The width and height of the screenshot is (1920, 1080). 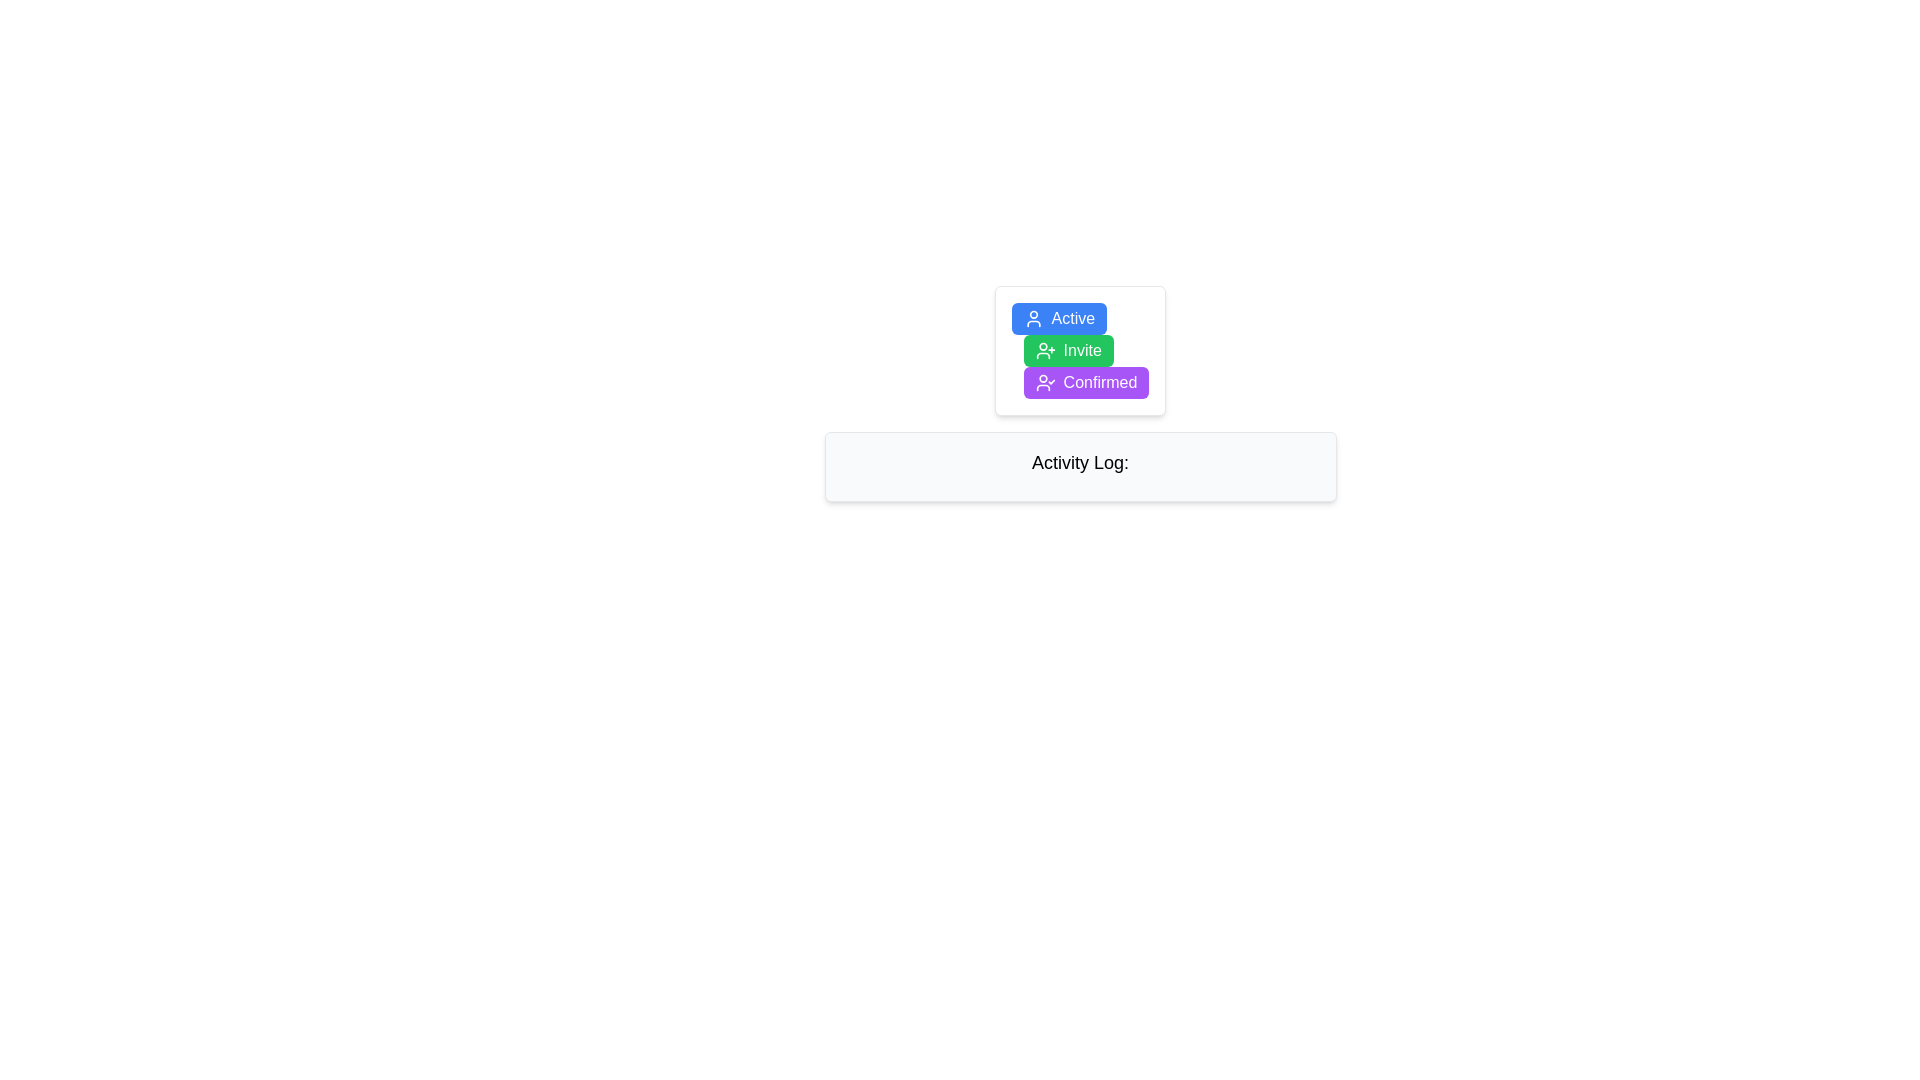 I want to click on the text label indicating 'Active' within the button, so click(x=1072, y=318).